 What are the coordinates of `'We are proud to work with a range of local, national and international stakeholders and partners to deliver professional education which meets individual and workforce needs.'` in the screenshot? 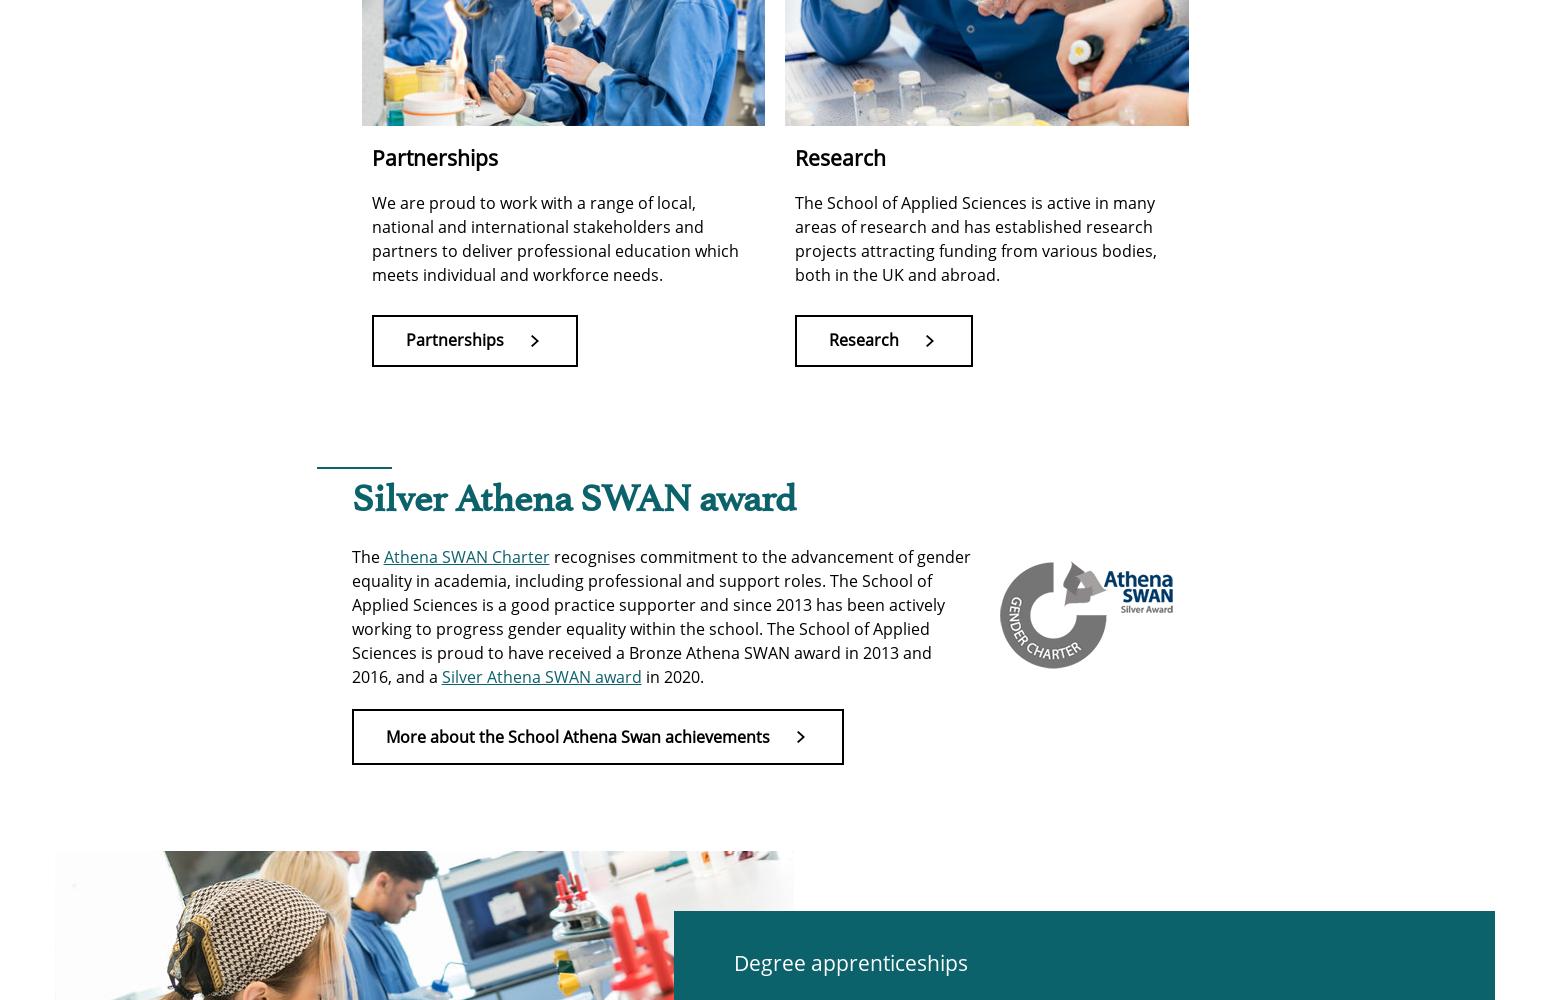 It's located at (554, 237).